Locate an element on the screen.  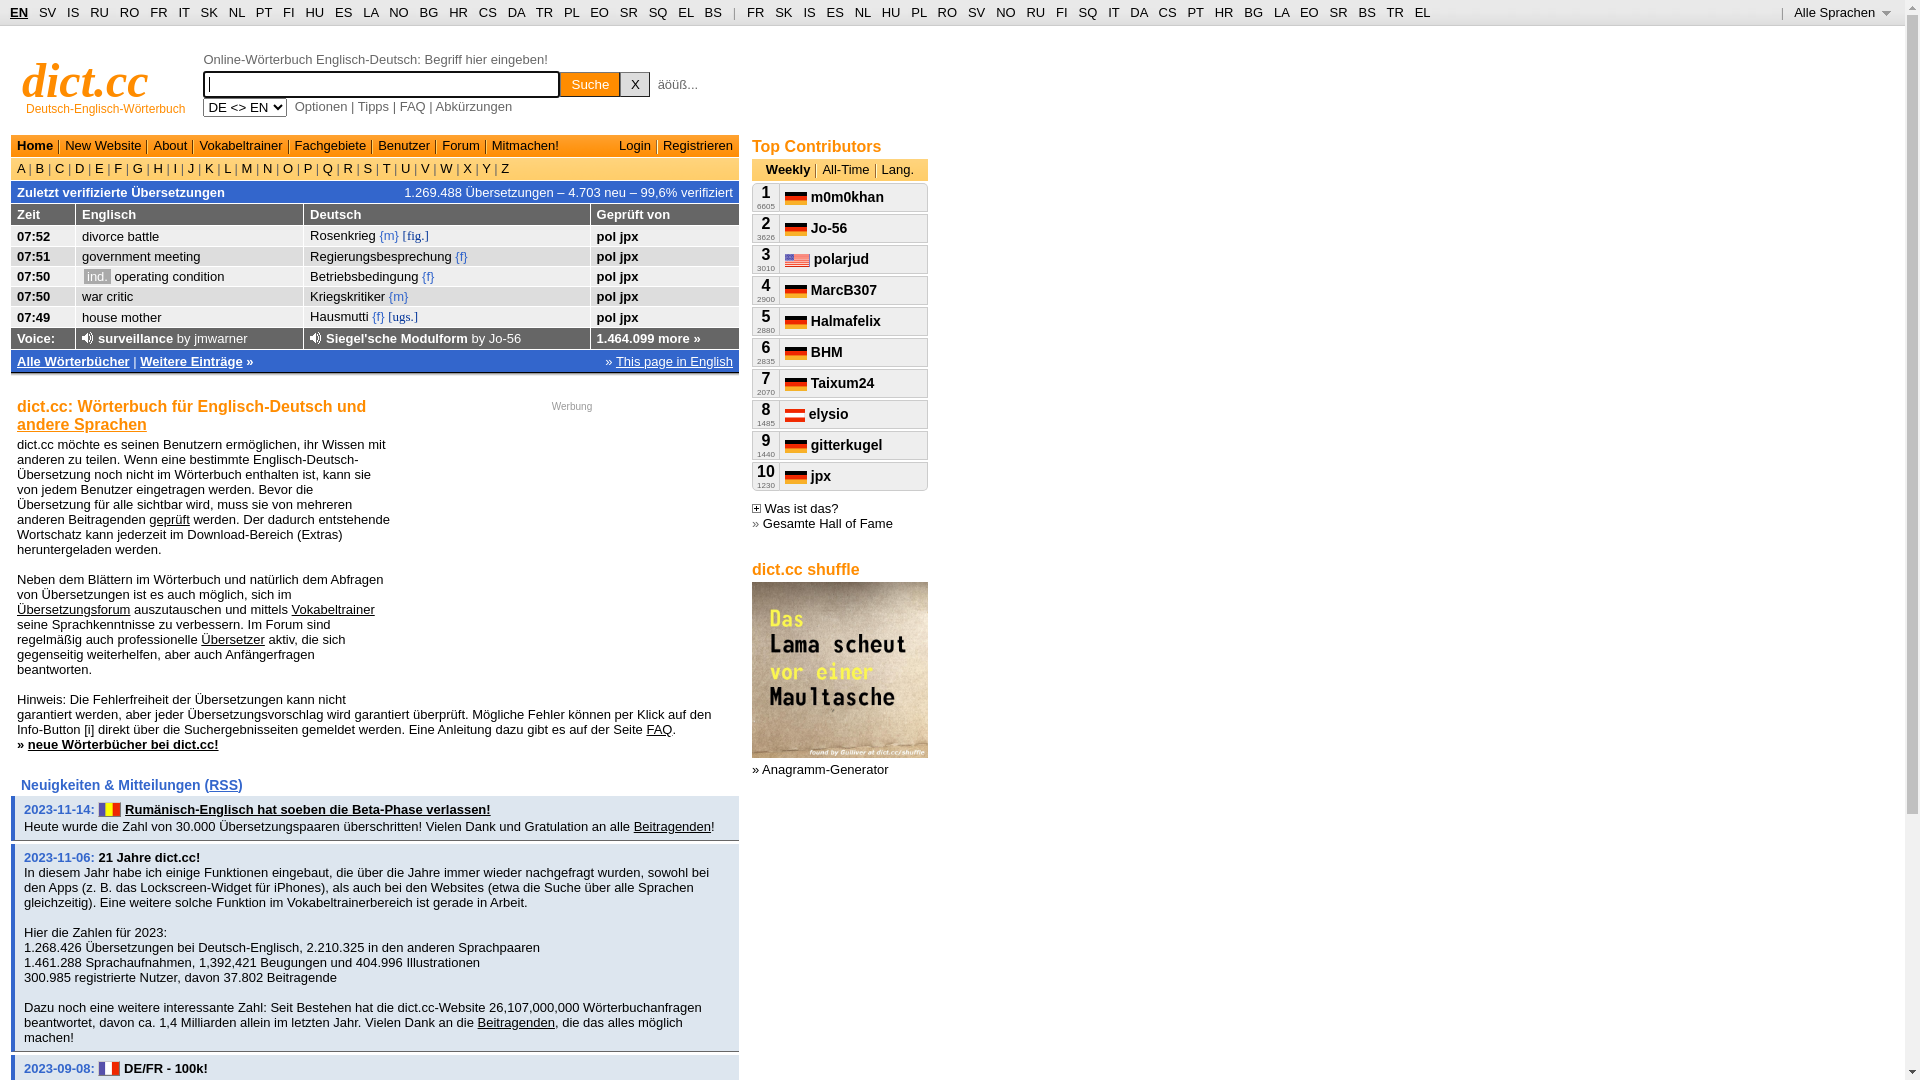
'FR' is located at coordinates (754, 12).